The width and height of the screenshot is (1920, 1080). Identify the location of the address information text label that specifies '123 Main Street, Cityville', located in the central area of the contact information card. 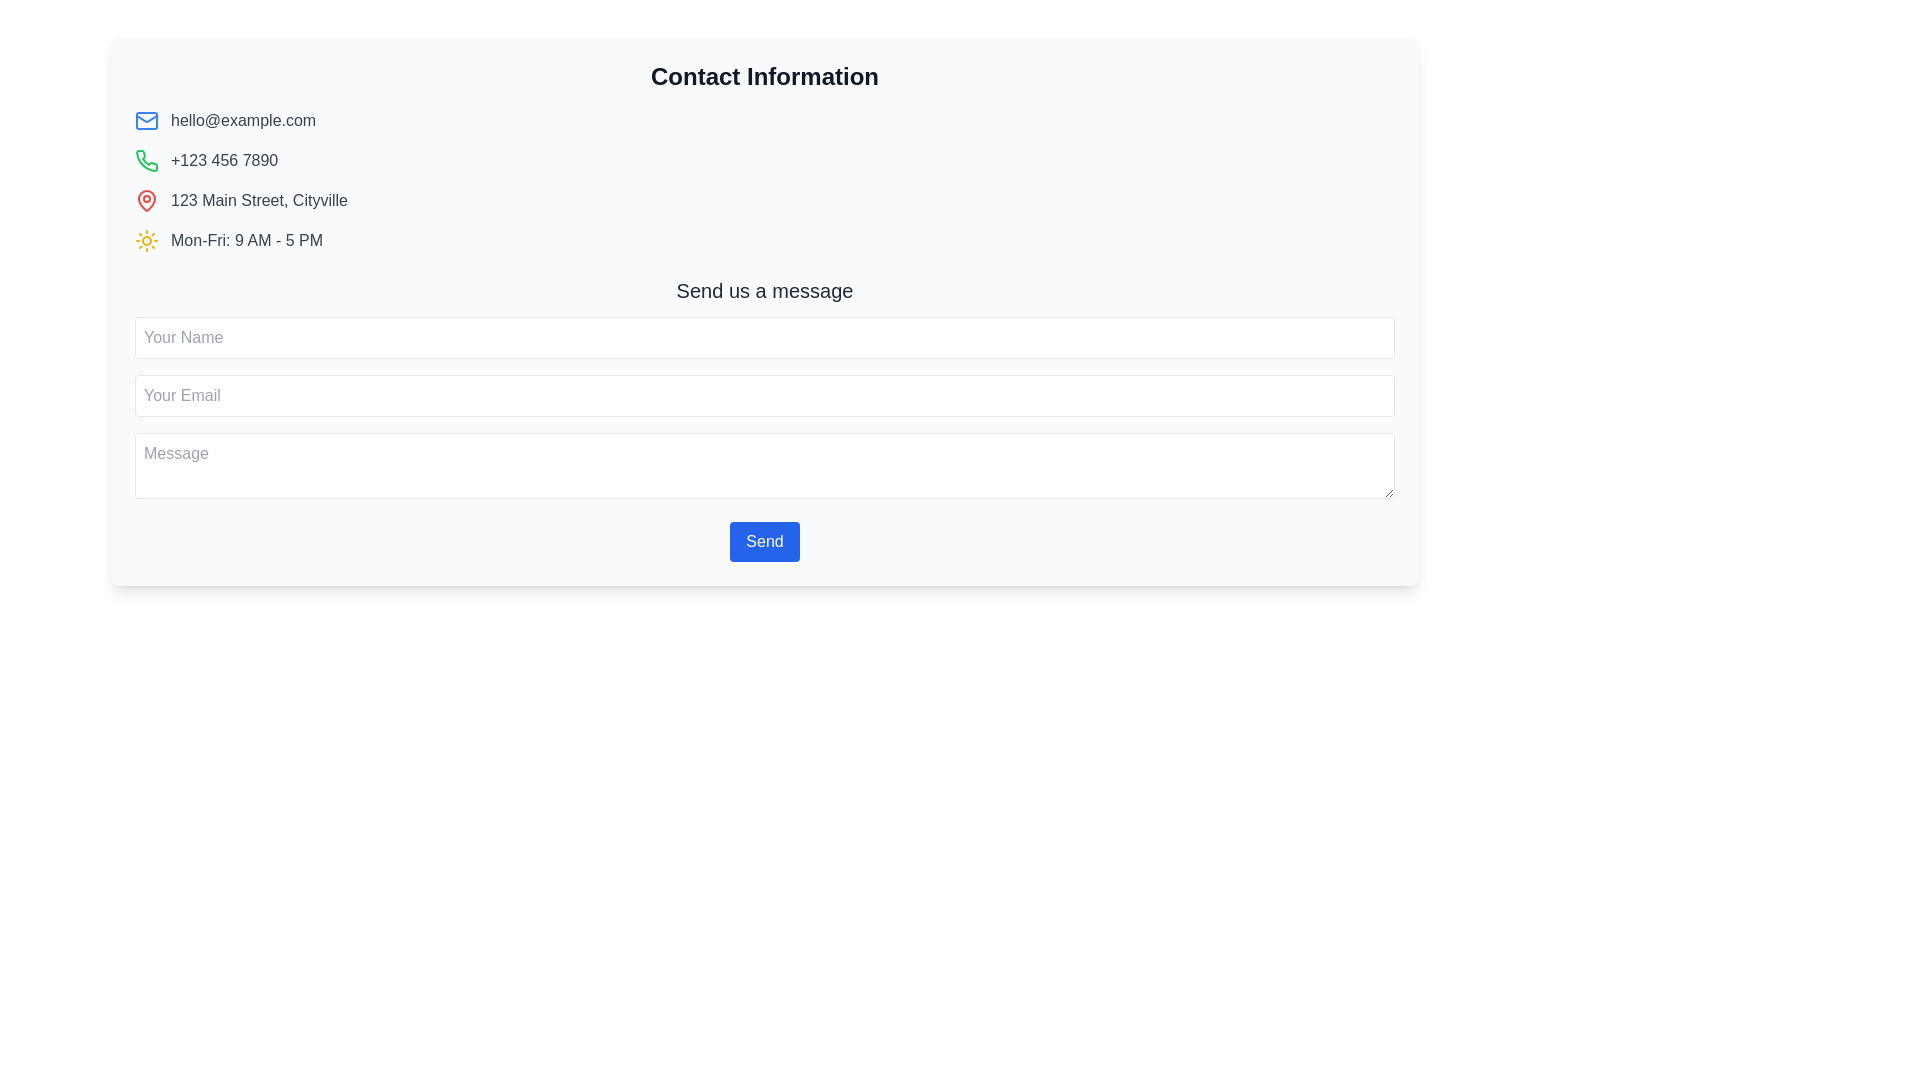
(258, 200).